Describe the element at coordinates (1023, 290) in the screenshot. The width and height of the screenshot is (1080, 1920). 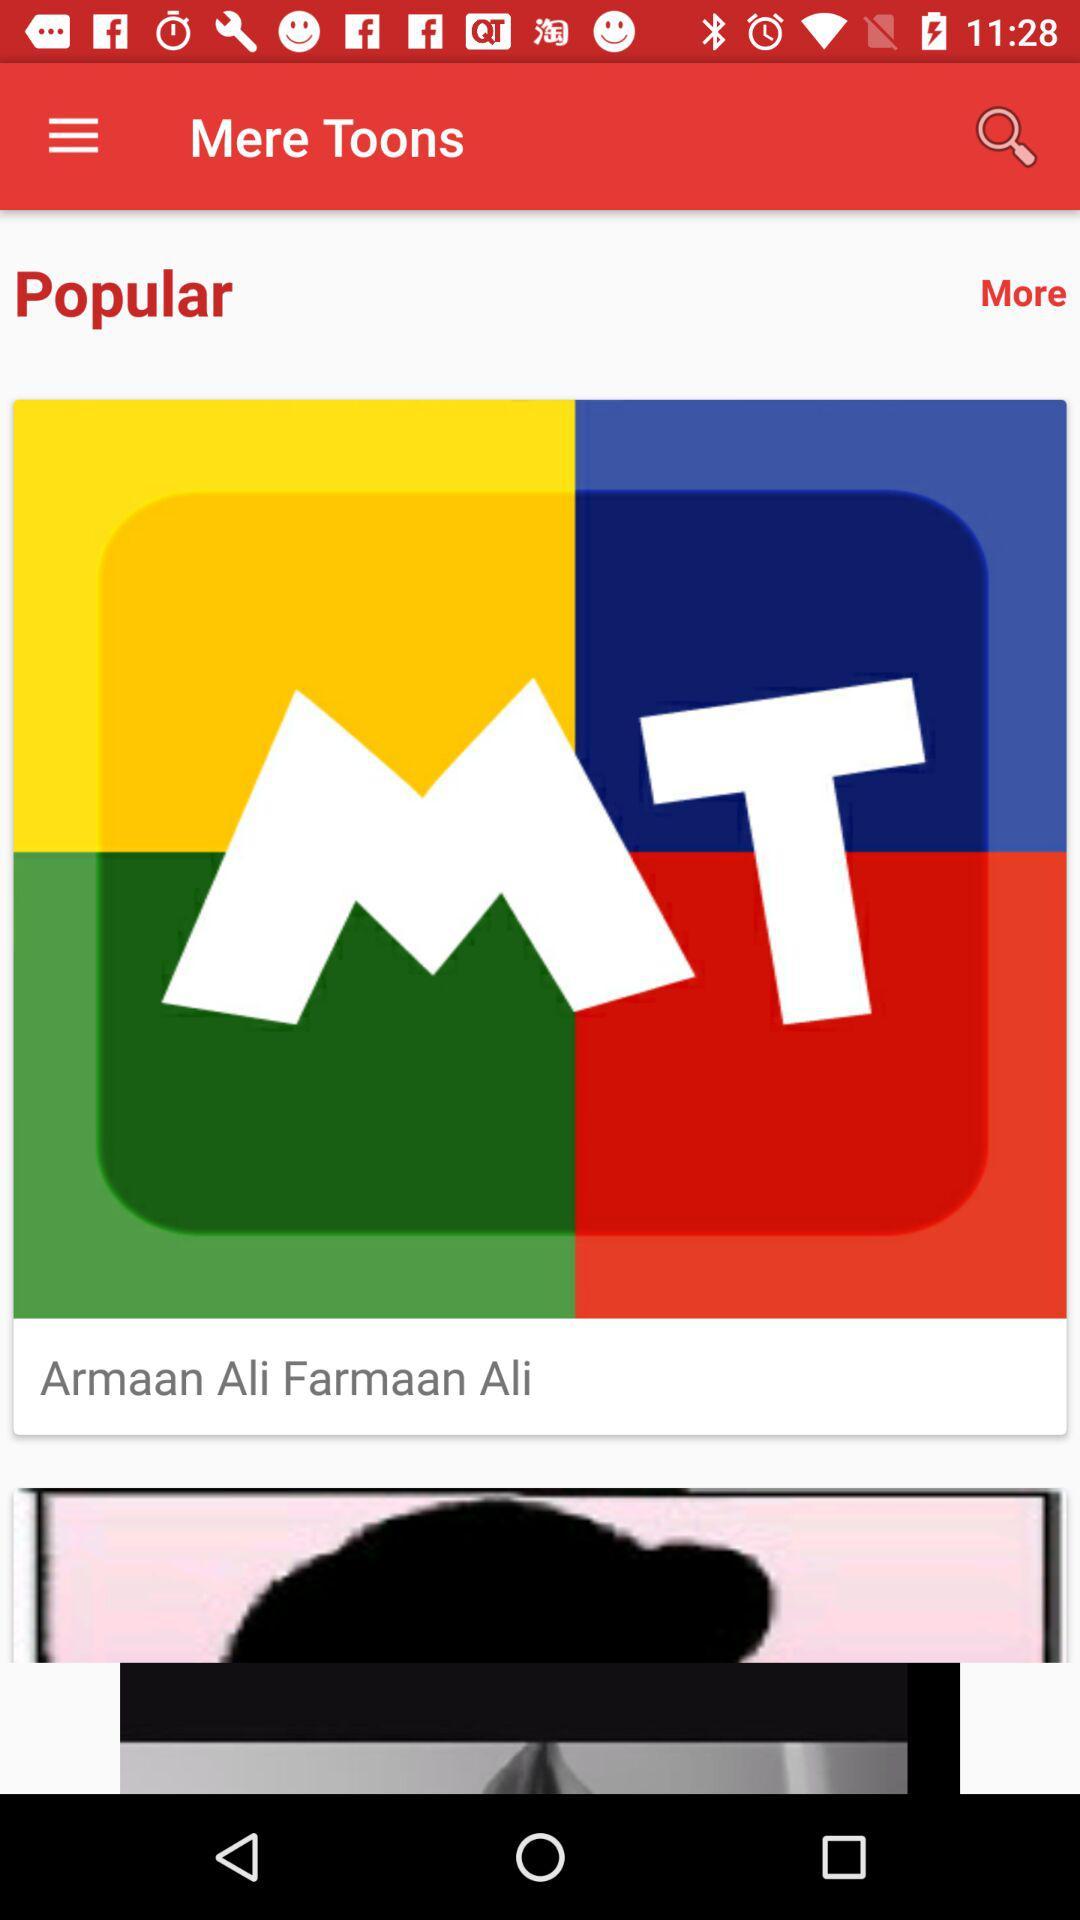
I see `the item to the right of popular` at that location.